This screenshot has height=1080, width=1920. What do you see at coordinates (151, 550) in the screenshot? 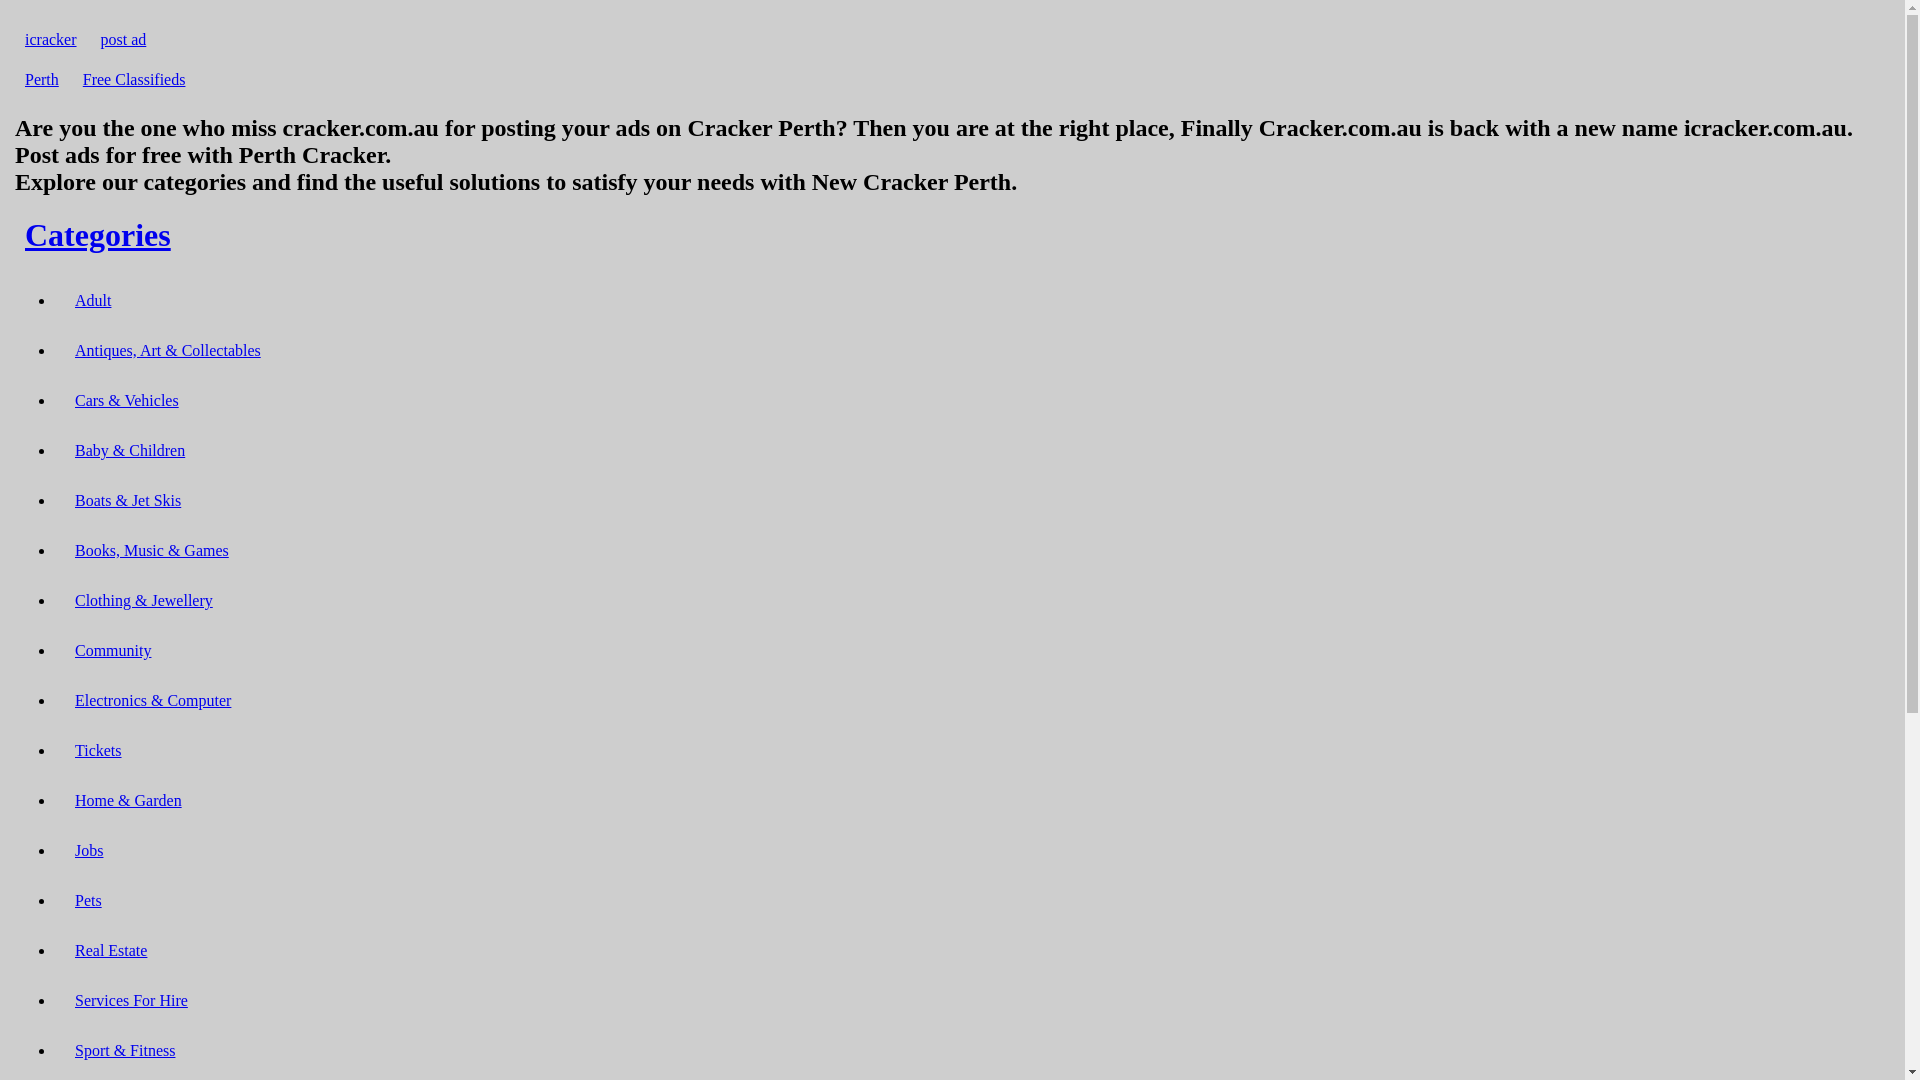
I see `'Books, Music & Games'` at bounding box center [151, 550].